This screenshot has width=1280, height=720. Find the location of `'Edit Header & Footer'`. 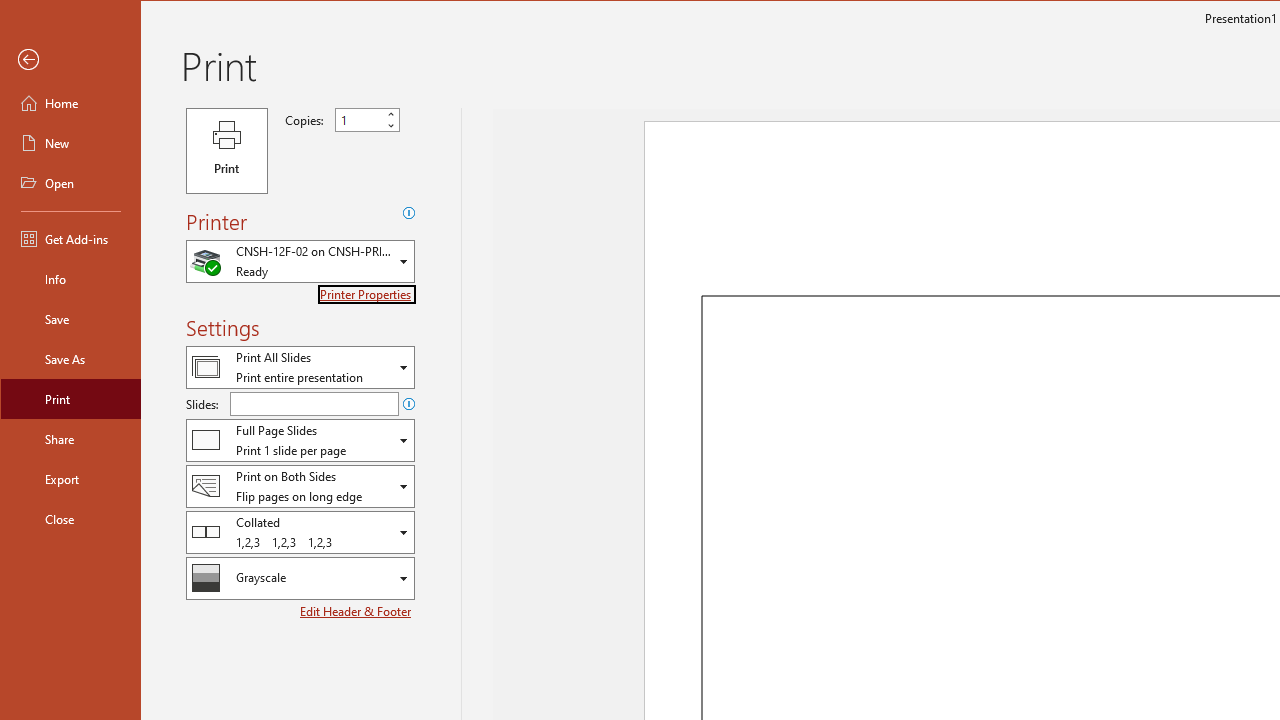

'Edit Header & Footer' is located at coordinates (357, 610).